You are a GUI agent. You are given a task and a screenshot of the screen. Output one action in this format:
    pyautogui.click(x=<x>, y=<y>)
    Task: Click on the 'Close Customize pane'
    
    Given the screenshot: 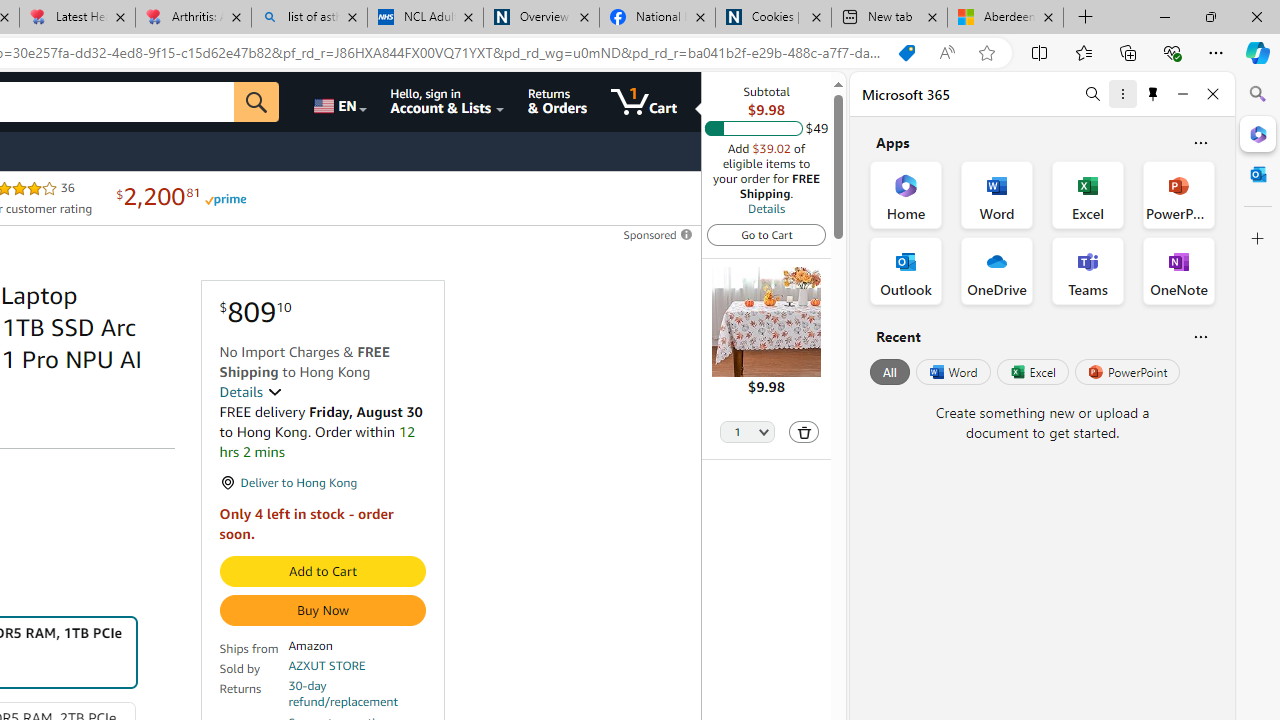 What is the action you would take?
    pyautogui.click(x=1257, y=238)
    